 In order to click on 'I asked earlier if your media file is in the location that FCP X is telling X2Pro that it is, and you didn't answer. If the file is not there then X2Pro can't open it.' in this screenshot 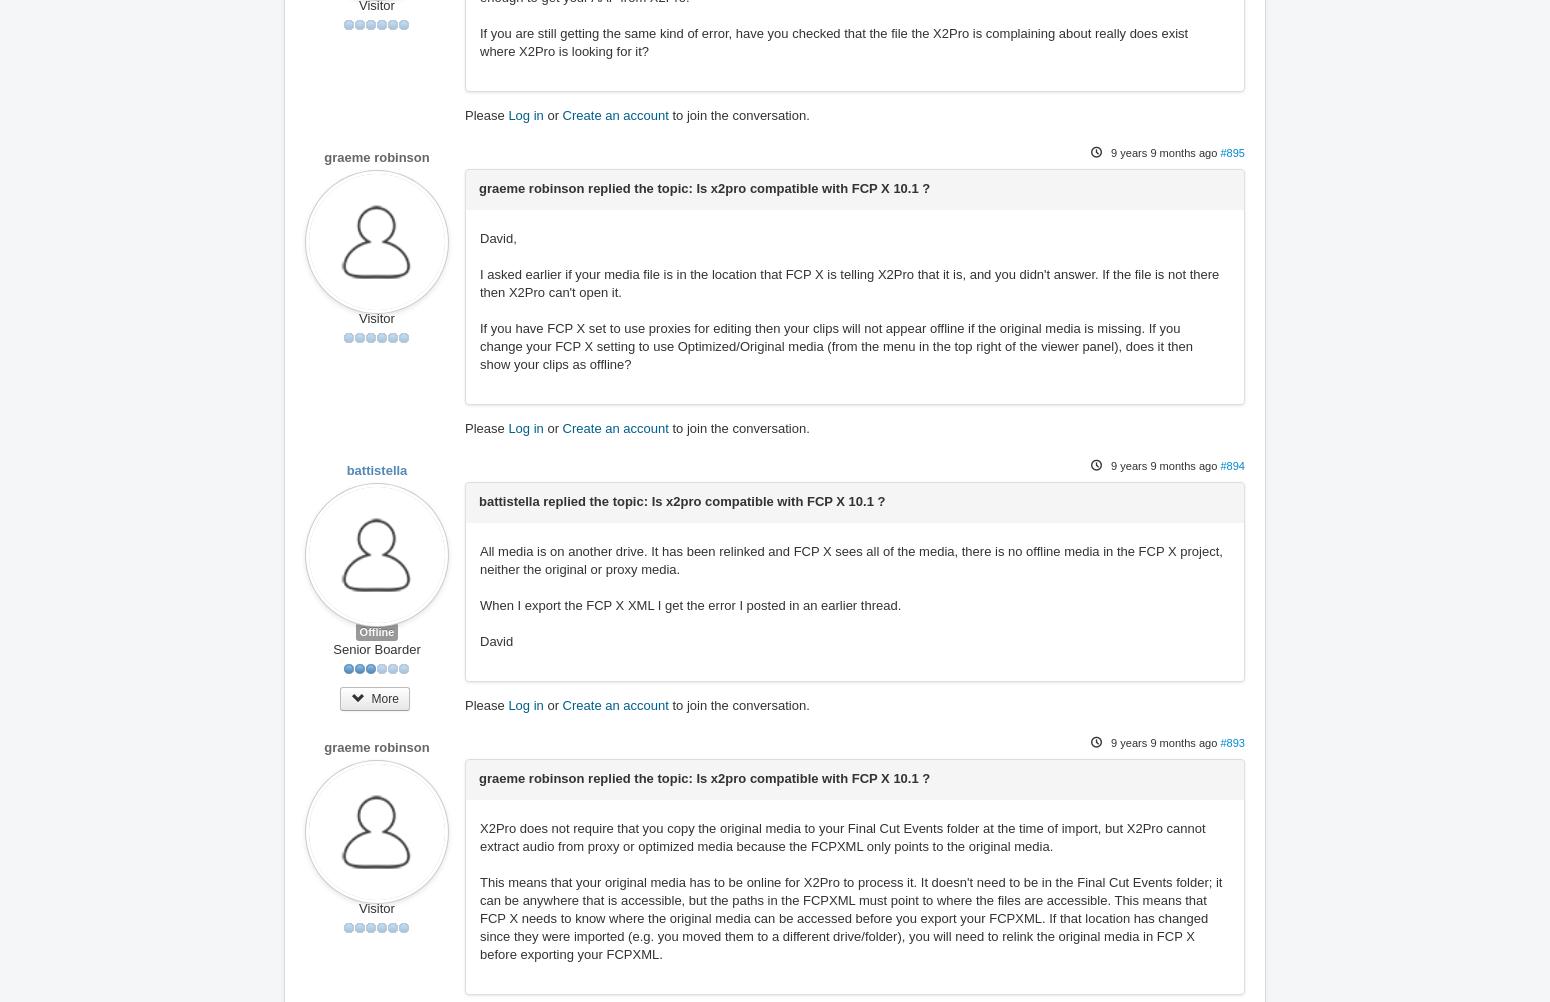, I will do `click(848, 282)`.